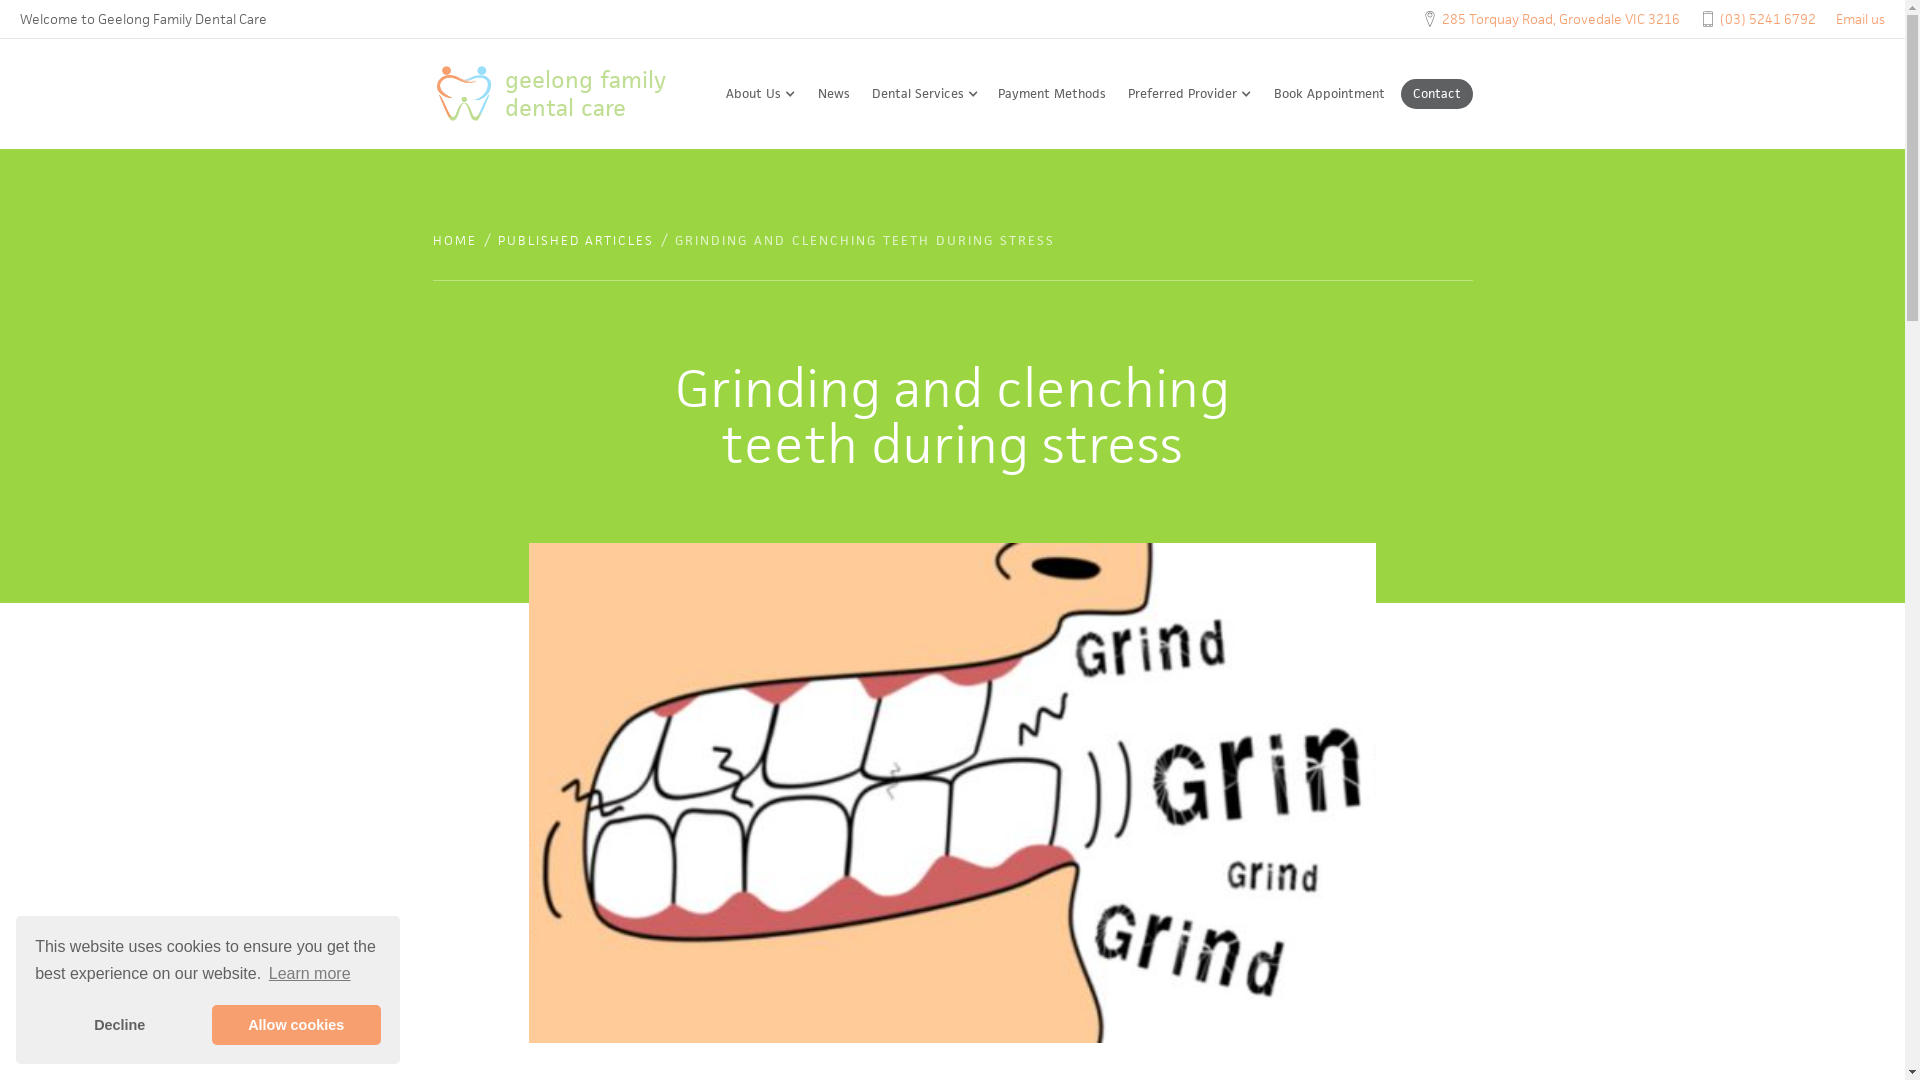  Describe the element at coordinates (575, 239) in the screenshot. I see `'PUBLISHED ARTICLES'` at that location.